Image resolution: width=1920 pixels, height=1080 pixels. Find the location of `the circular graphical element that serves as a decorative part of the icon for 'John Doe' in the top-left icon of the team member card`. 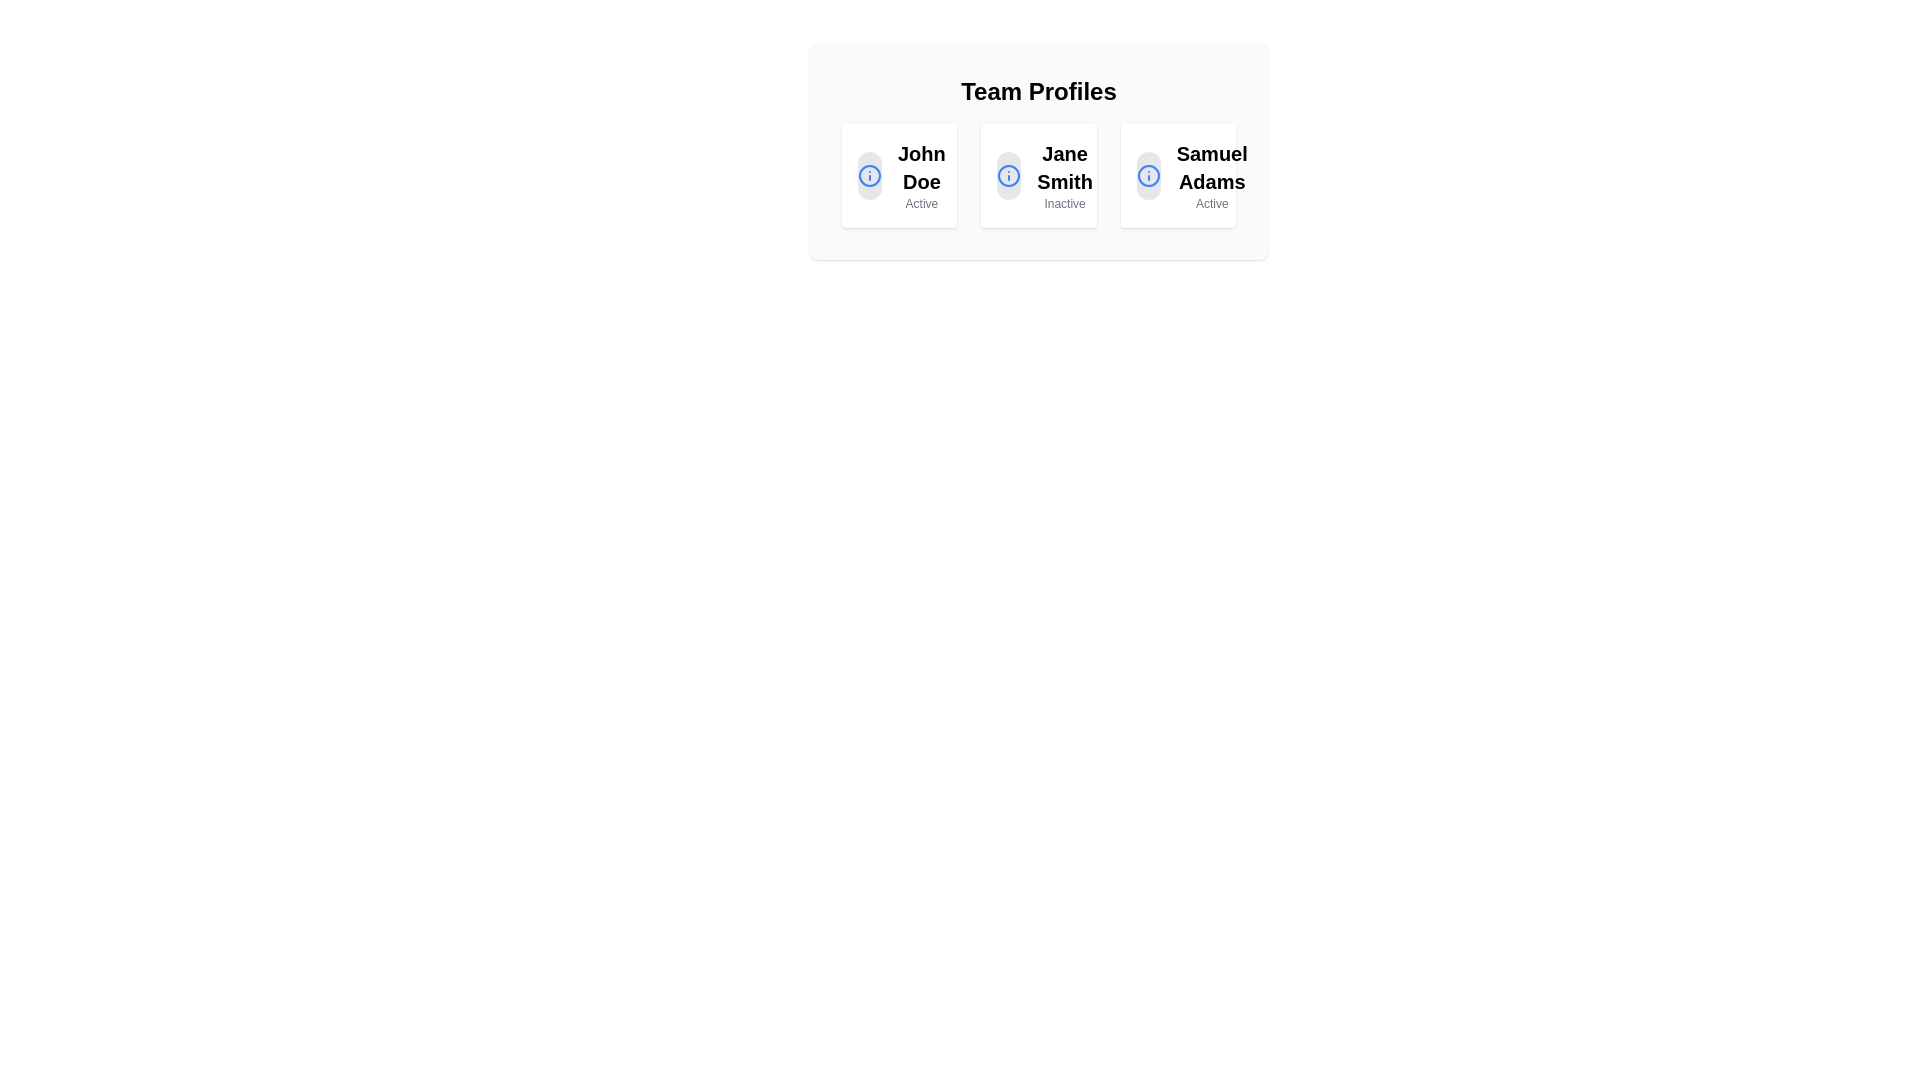

the circular graphical element that serves as a decorative part of the icon for 'John Doe' in the top-left icon of the team member card is located at coordinates (869, 175).